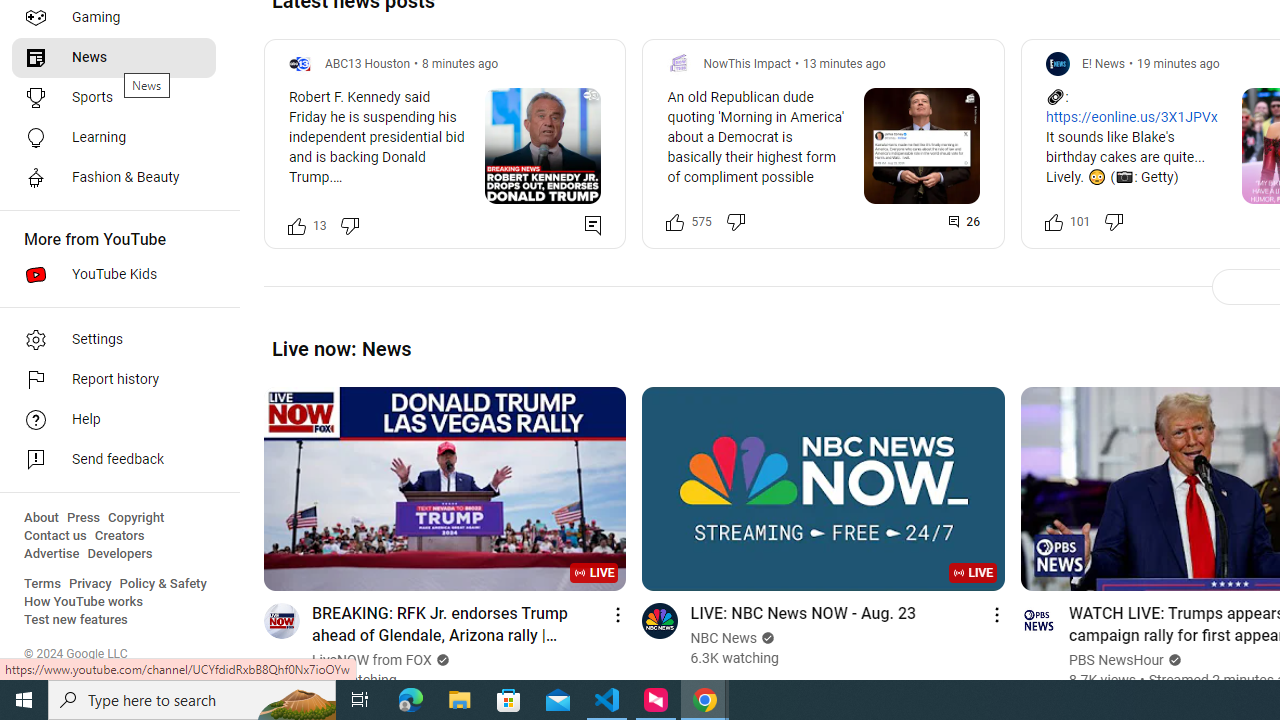 Image resolution: width=1280 pixels, height=720 pixels. I want to click on 'Comment', so click(965, 221).